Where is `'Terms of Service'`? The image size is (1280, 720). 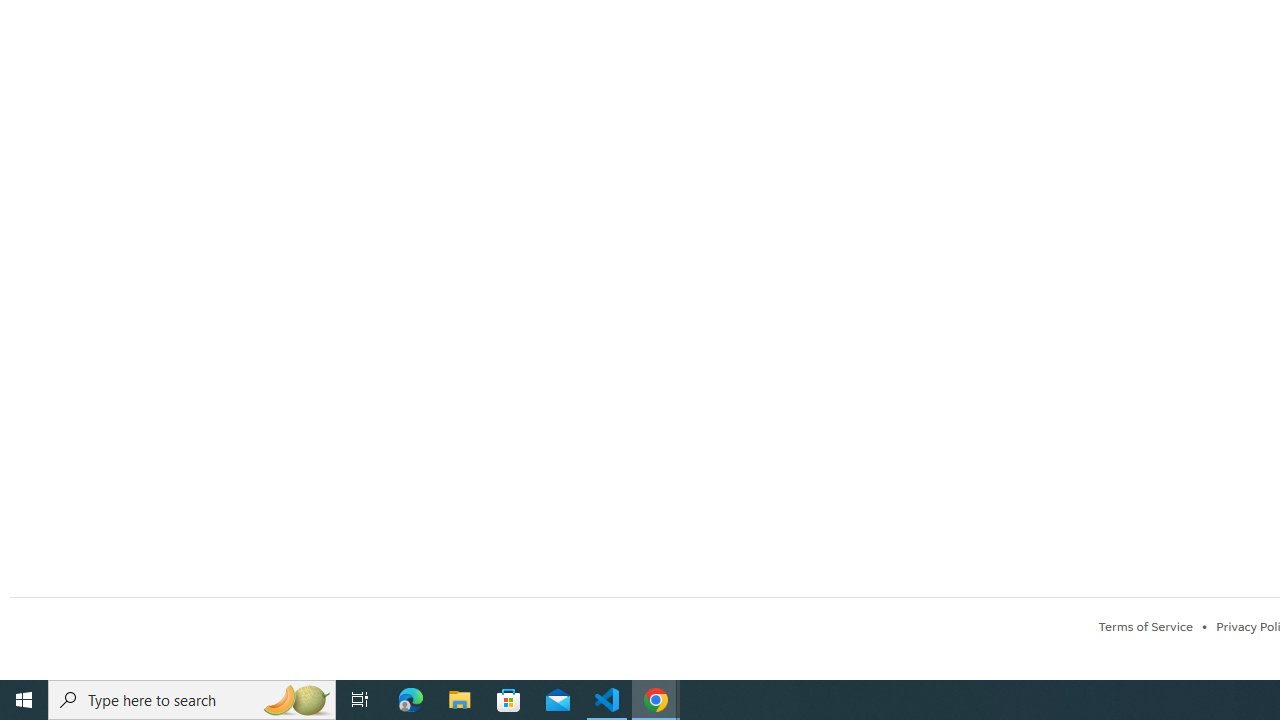 'Terms of Service' is located at coordinates (1145, 625).